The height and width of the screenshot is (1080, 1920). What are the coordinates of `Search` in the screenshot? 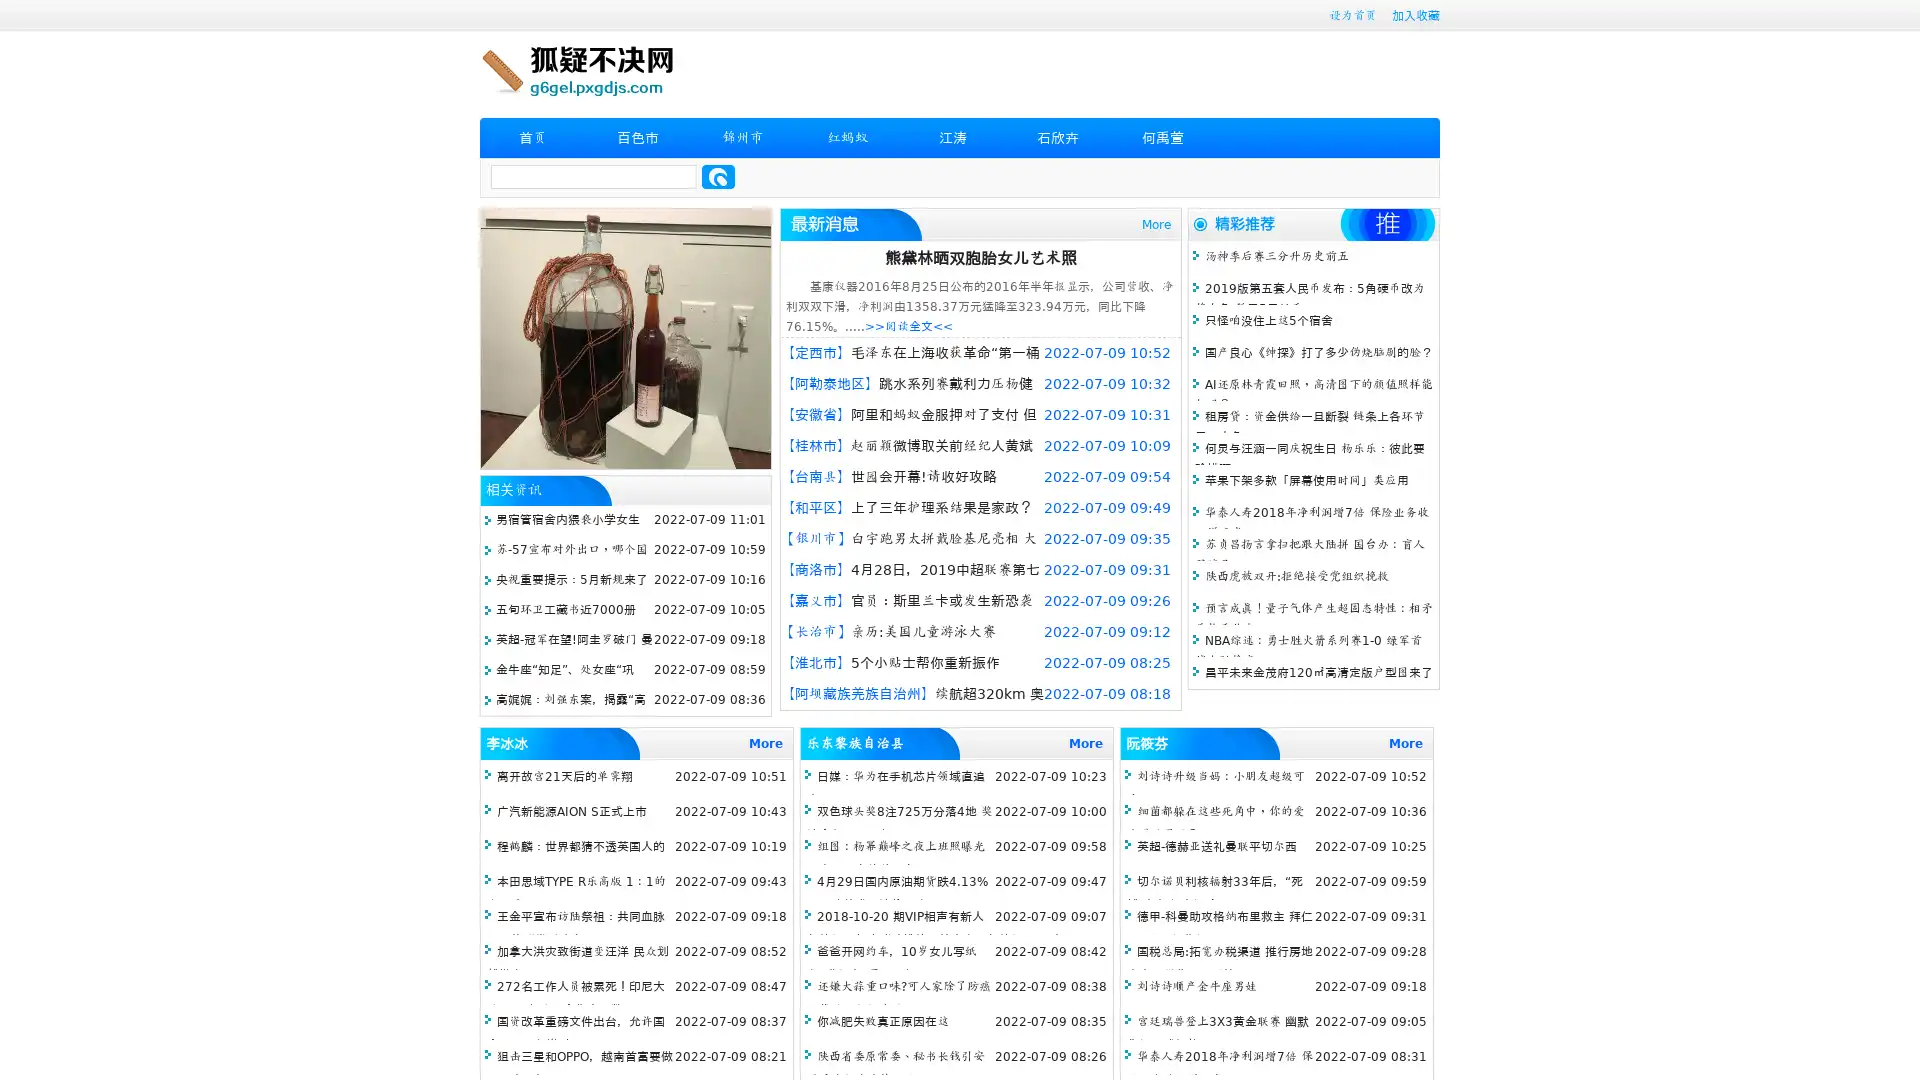 It's located at (718, 176).